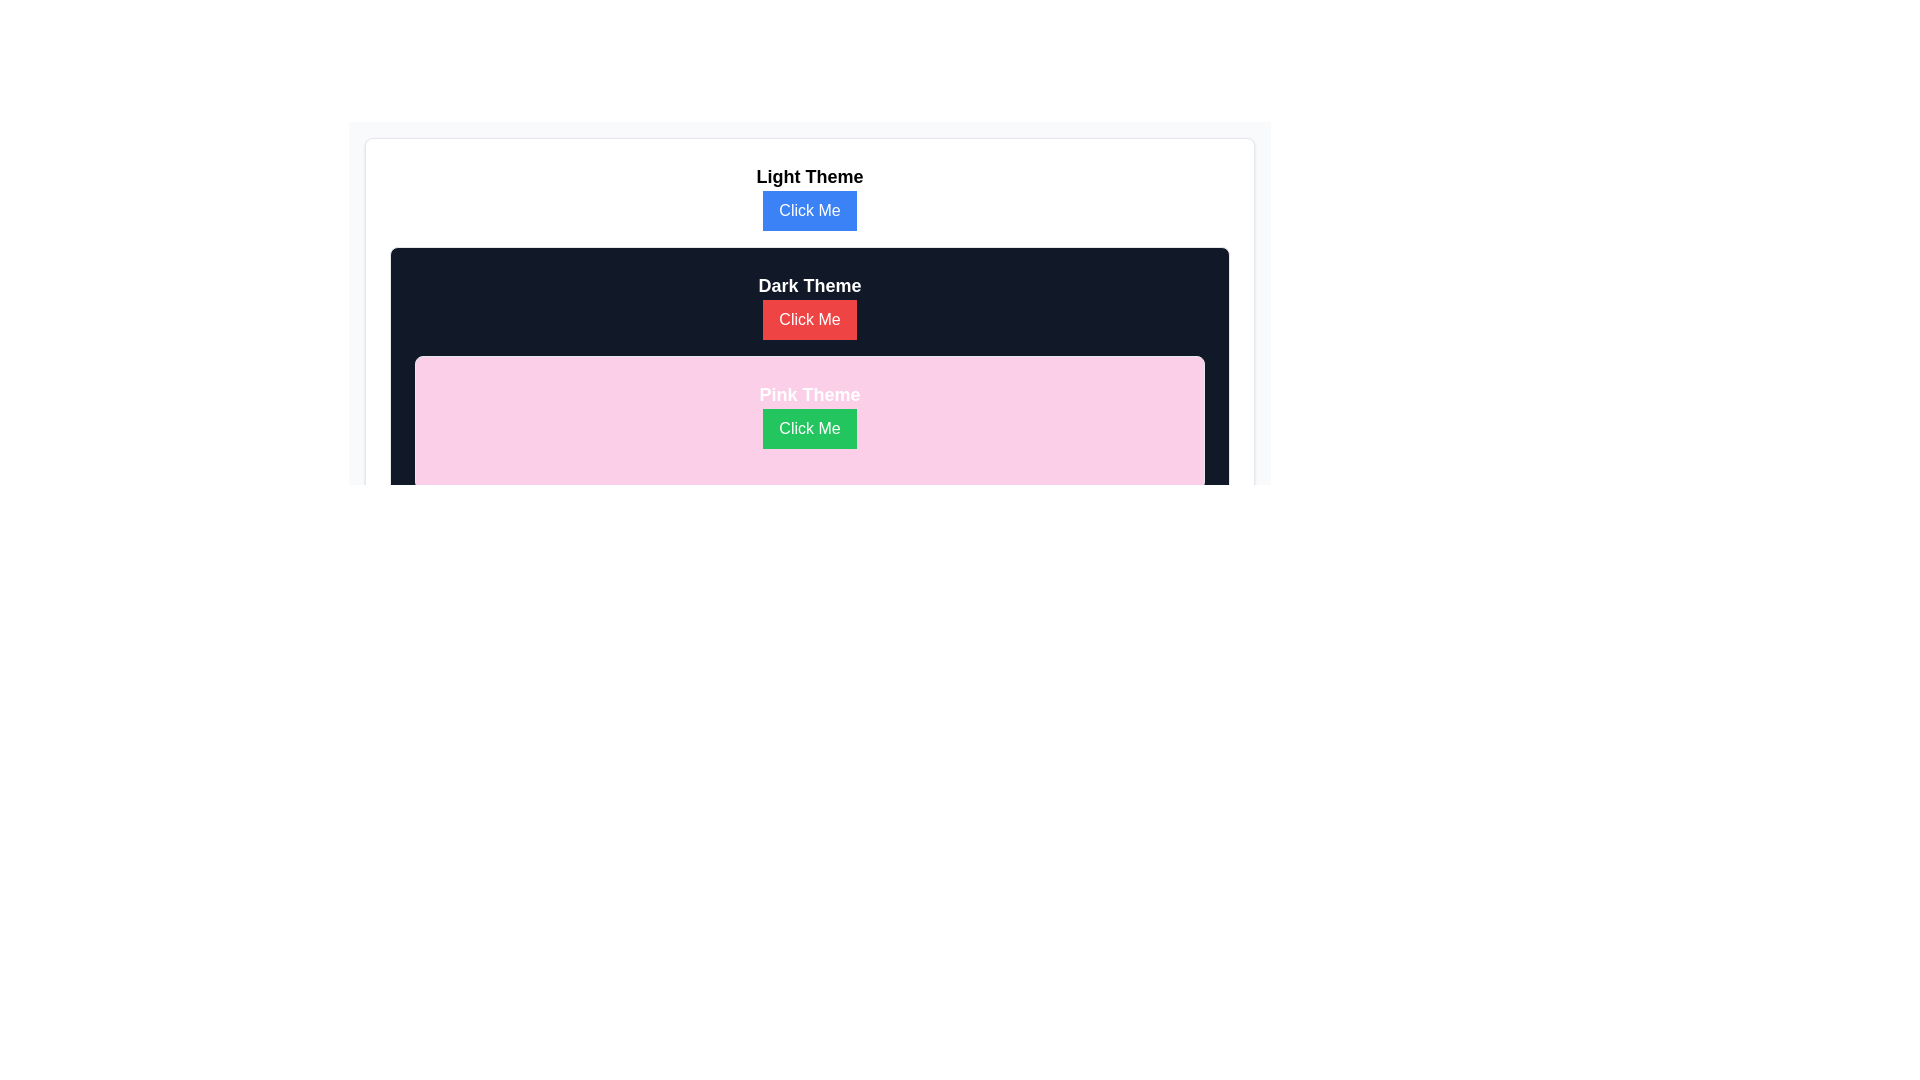 This screenshot has height=1080, width=1920. What do you see at coordinates (810, 427) in the screenshot?
I see `the 'Click Me' button with a green background and white text, located in the pink-themed section to observe any hover effects` at bounding box center [810, 427].